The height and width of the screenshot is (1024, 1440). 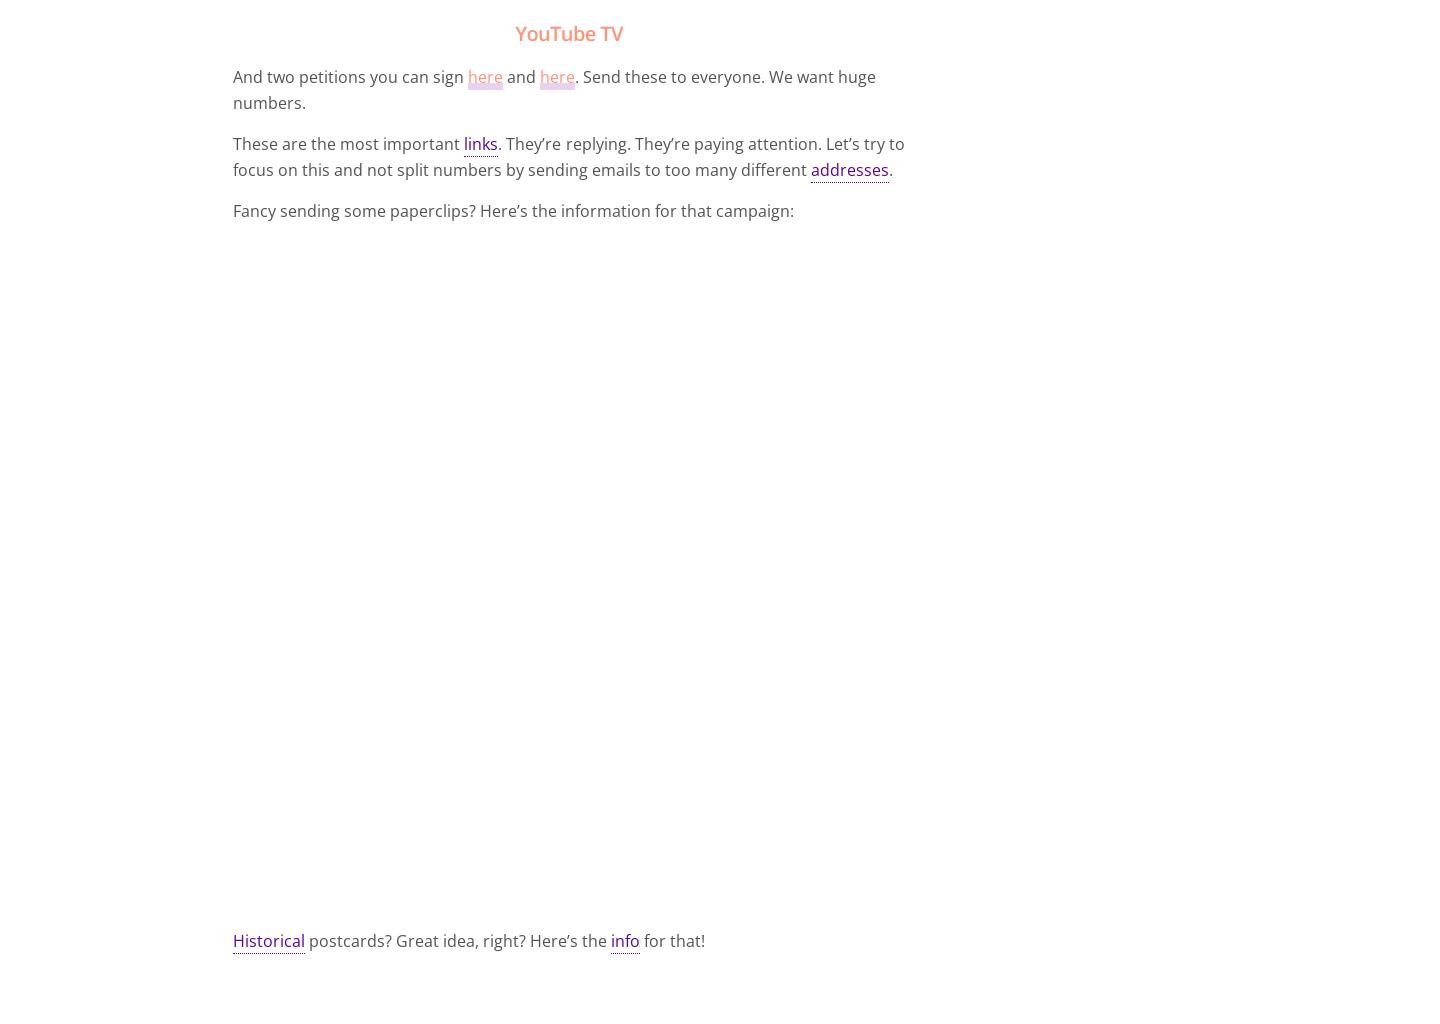 What do you see at coordinates (480, 142) in the screenshot?
I see `'links'` at bounding box center [480, 142].